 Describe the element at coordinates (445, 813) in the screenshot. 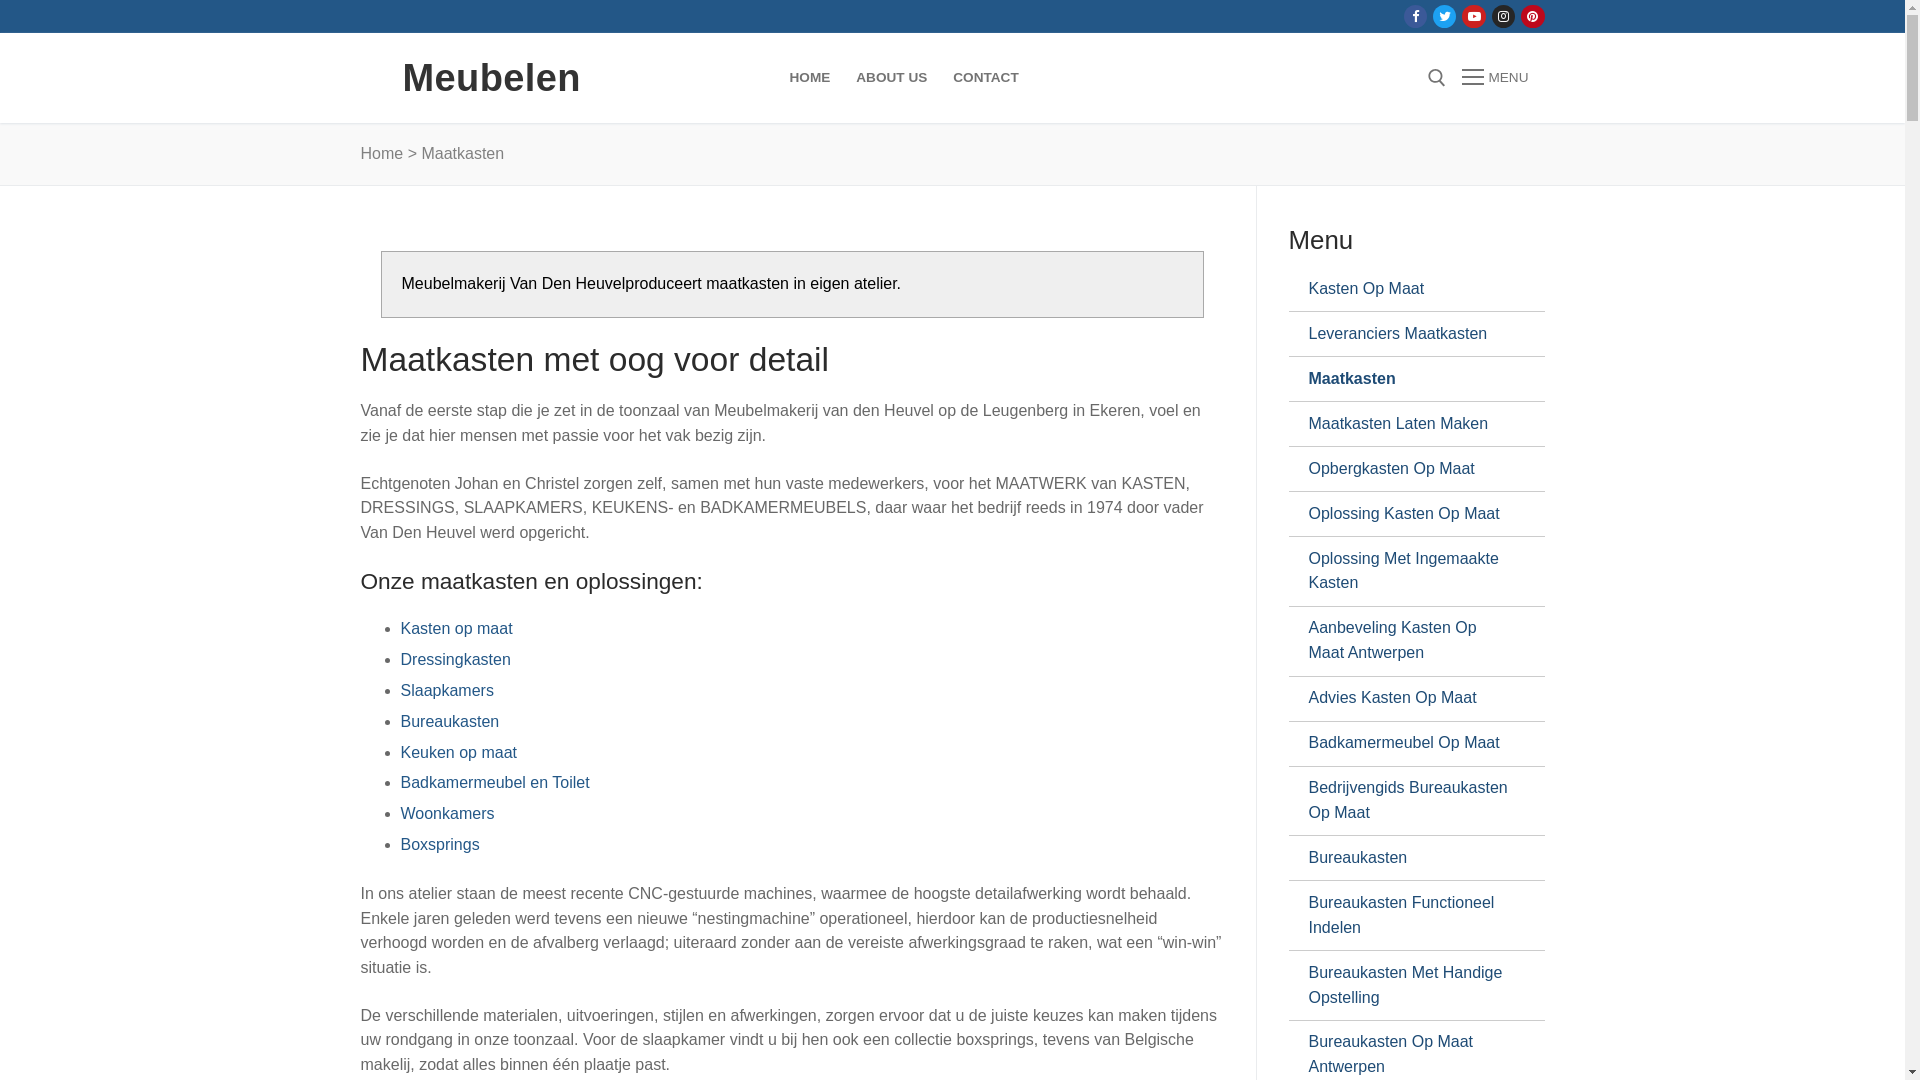

I see `'Woonkamers'` at that location.